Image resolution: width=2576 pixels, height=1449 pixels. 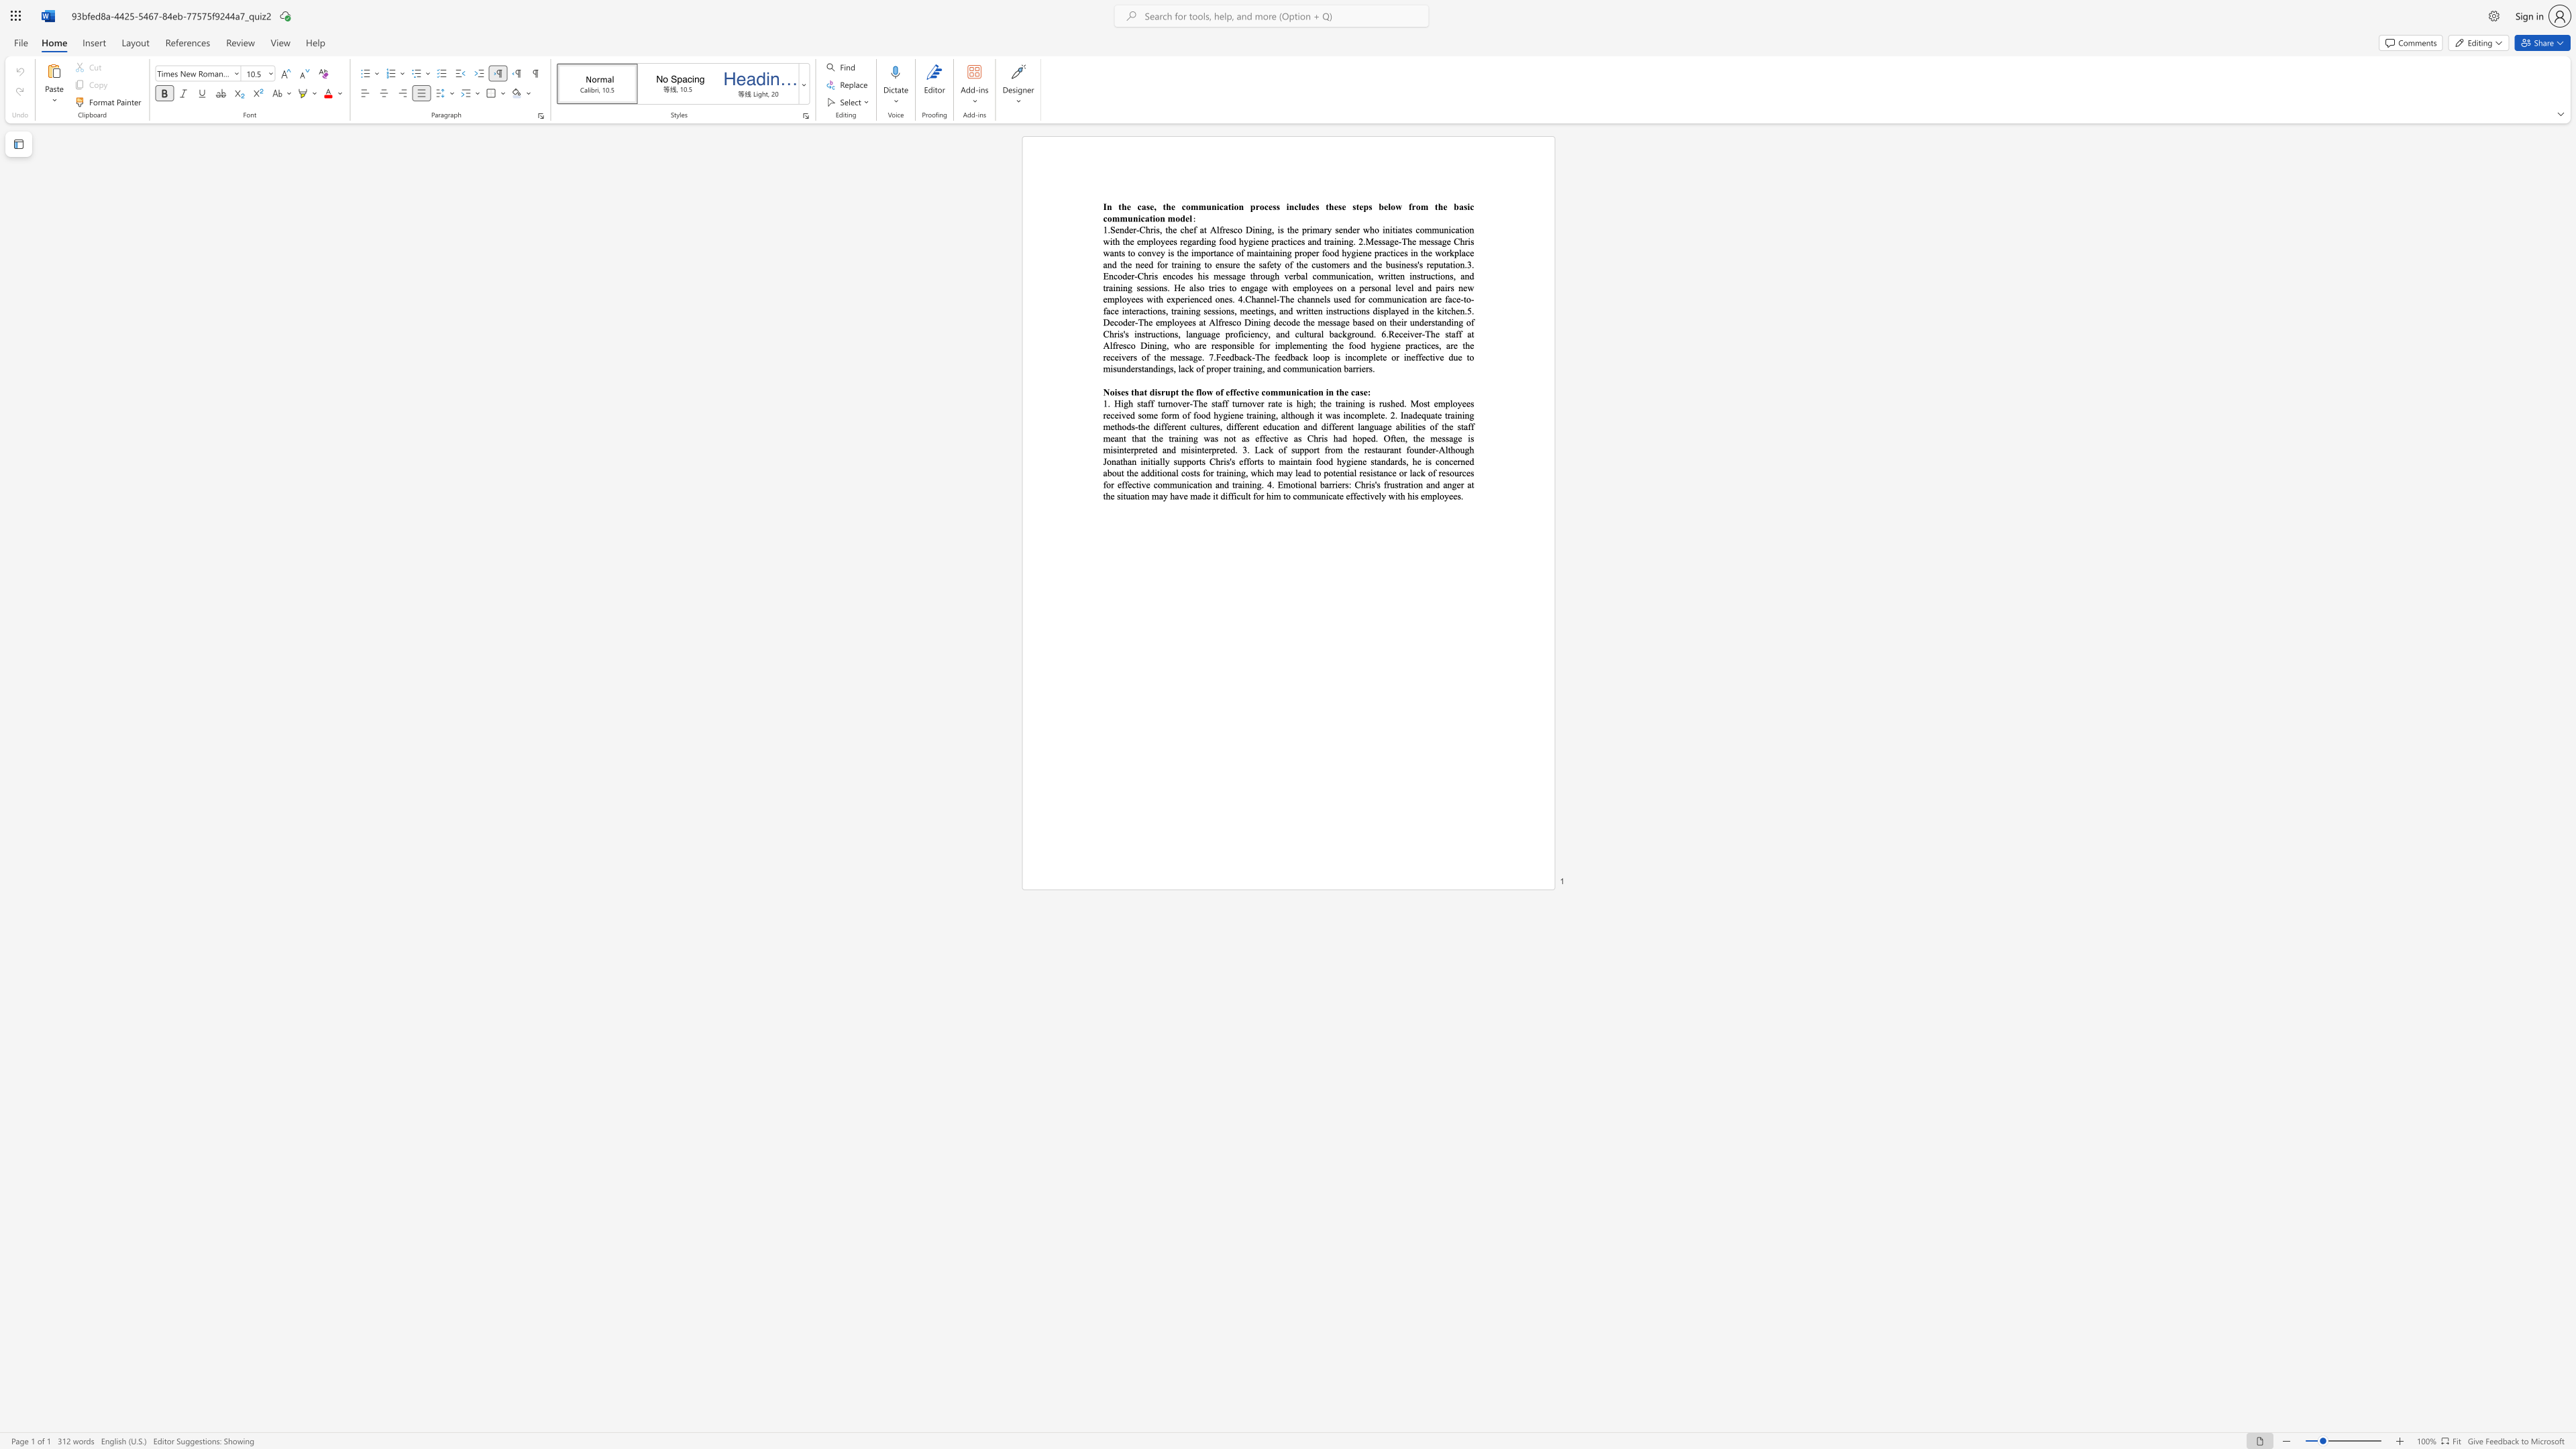 What do you see at coordinates (1344, 333) in the screenshot?
I see `the 1th character "k" in the text` at bounding box center [1344, 333].